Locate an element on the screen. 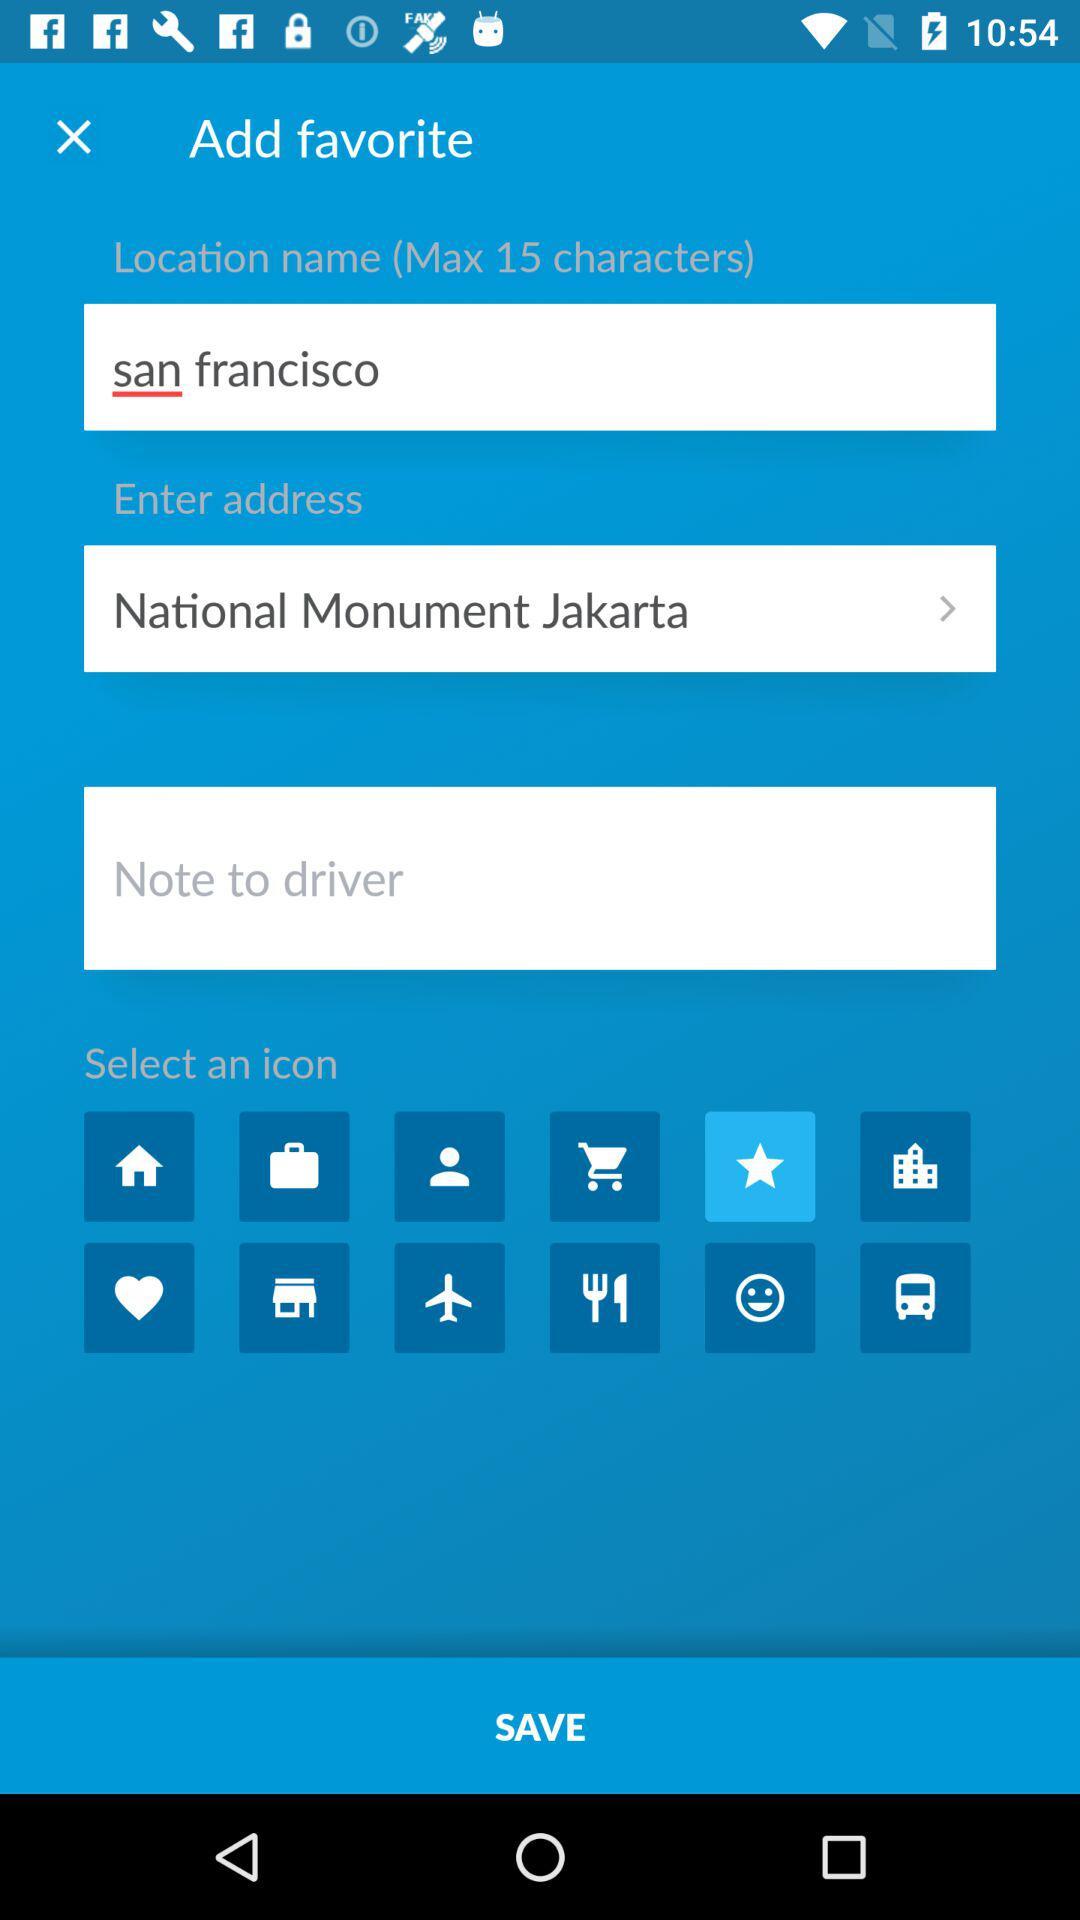 Image resolution: width=1080 pixels, height=1920 pixels. click blue star is located at coordinates (760, 1166).